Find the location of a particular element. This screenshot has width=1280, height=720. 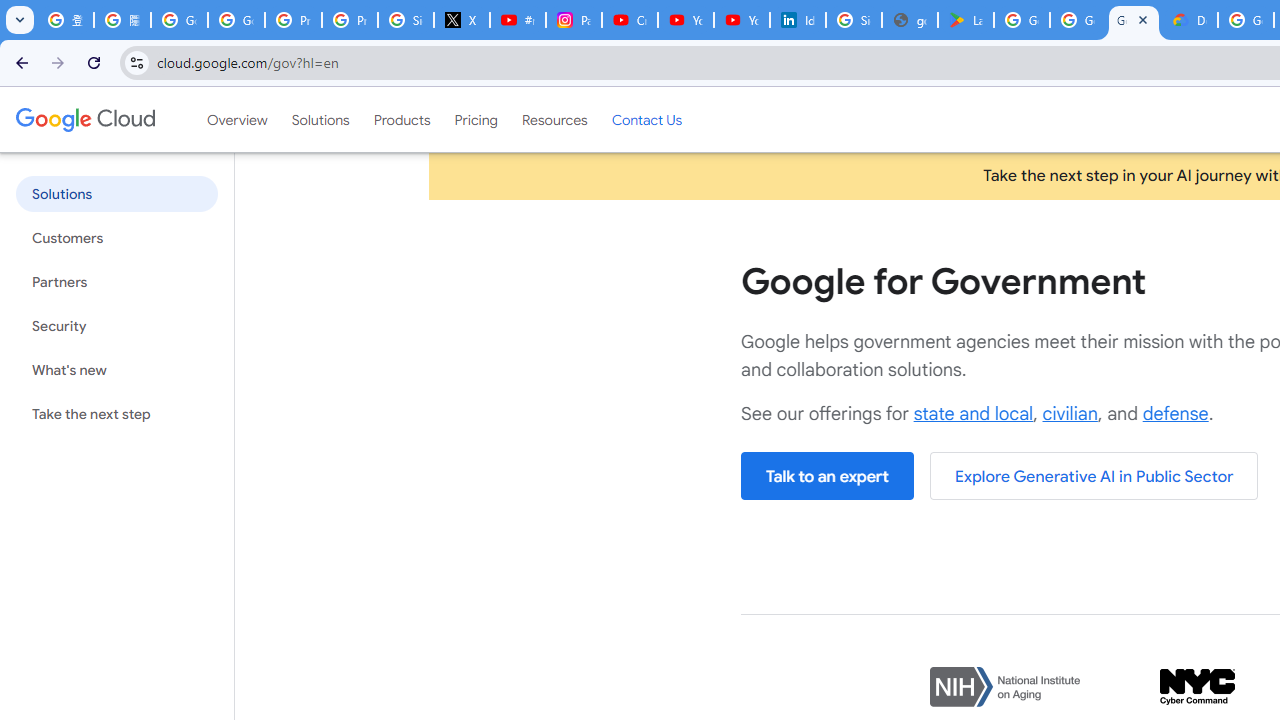

'YouTube Culture & Trends - YouTube Top 10, 2021' is located at coordinates (741, 20).